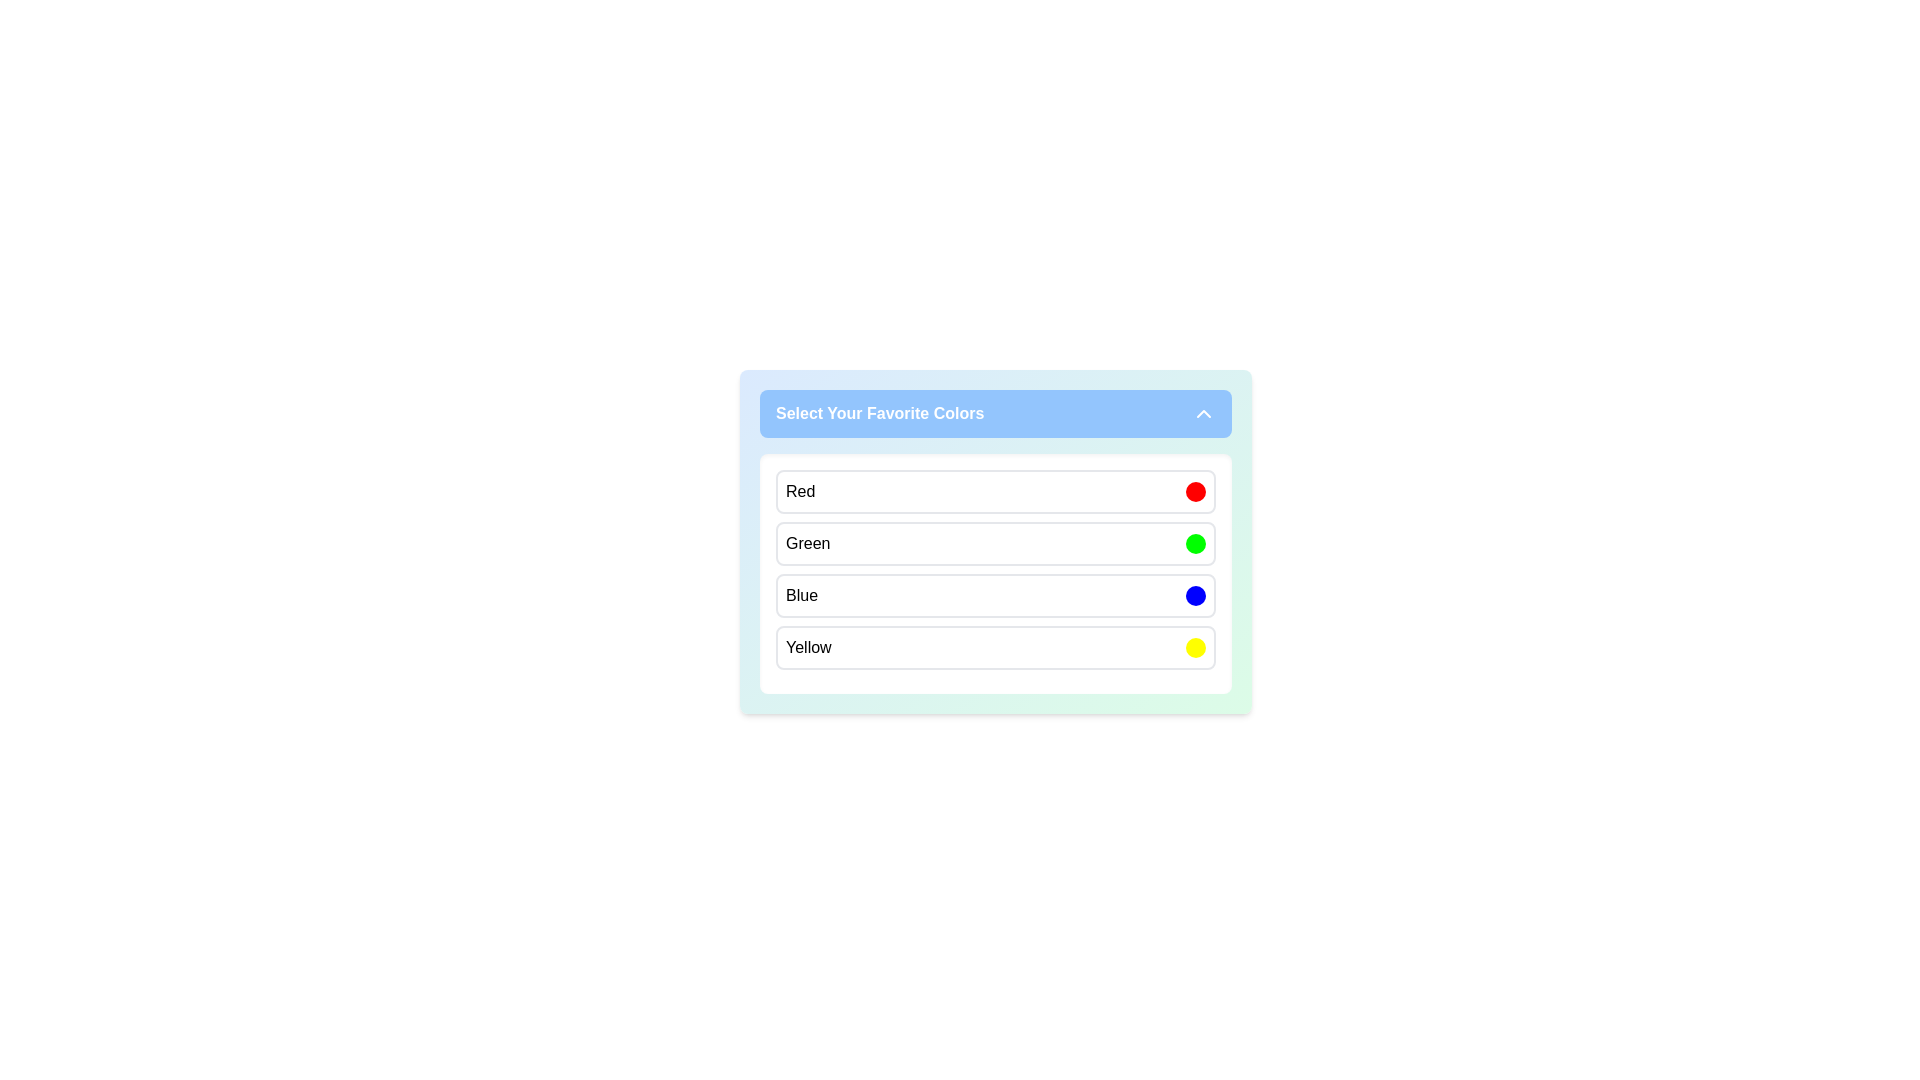 This screenshot has width=1920, height=1080. I want to click on the text label displaying the word 'Blue', which is the third item in the vertical list of selectable color options, located to the left of the circular blue indicator, so click(801, 595).